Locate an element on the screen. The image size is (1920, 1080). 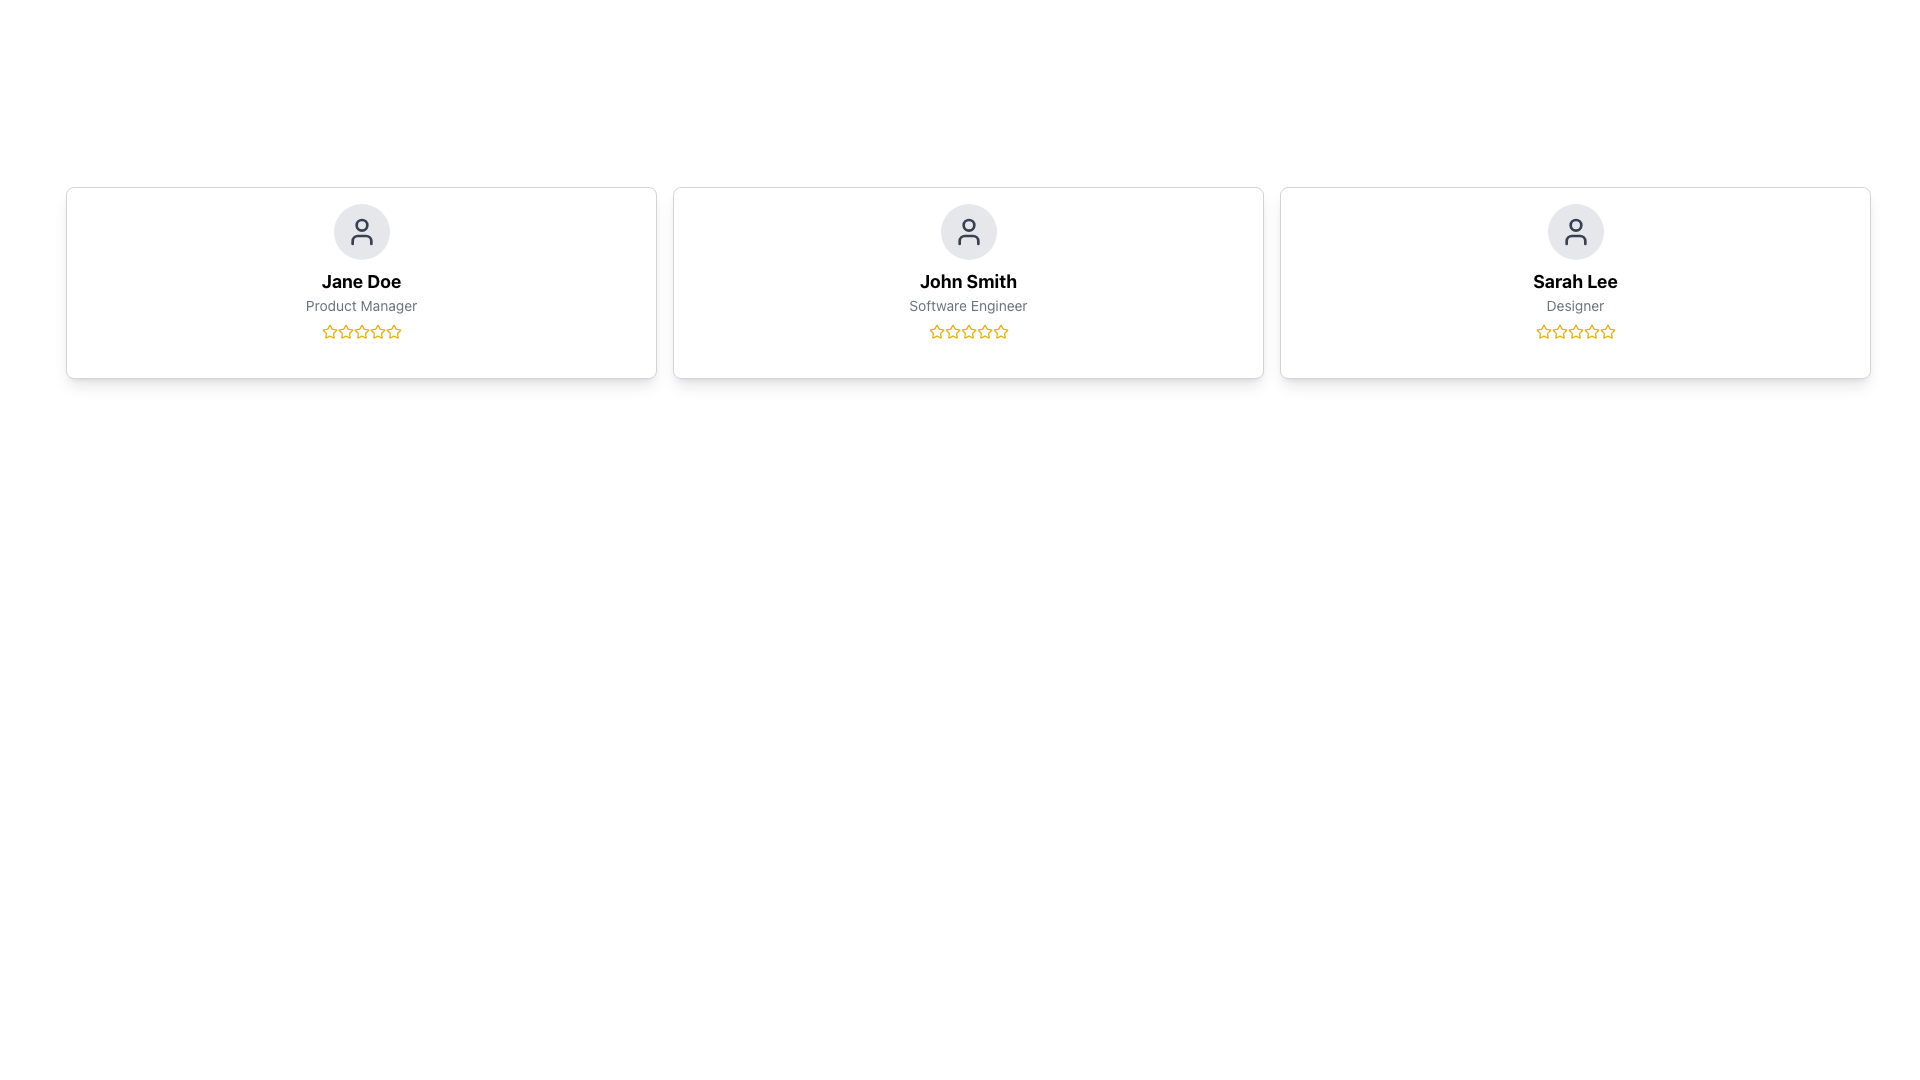
the third yellow star icon in the rating system beneath 'John Smith' is located at coordinates (968, 330).